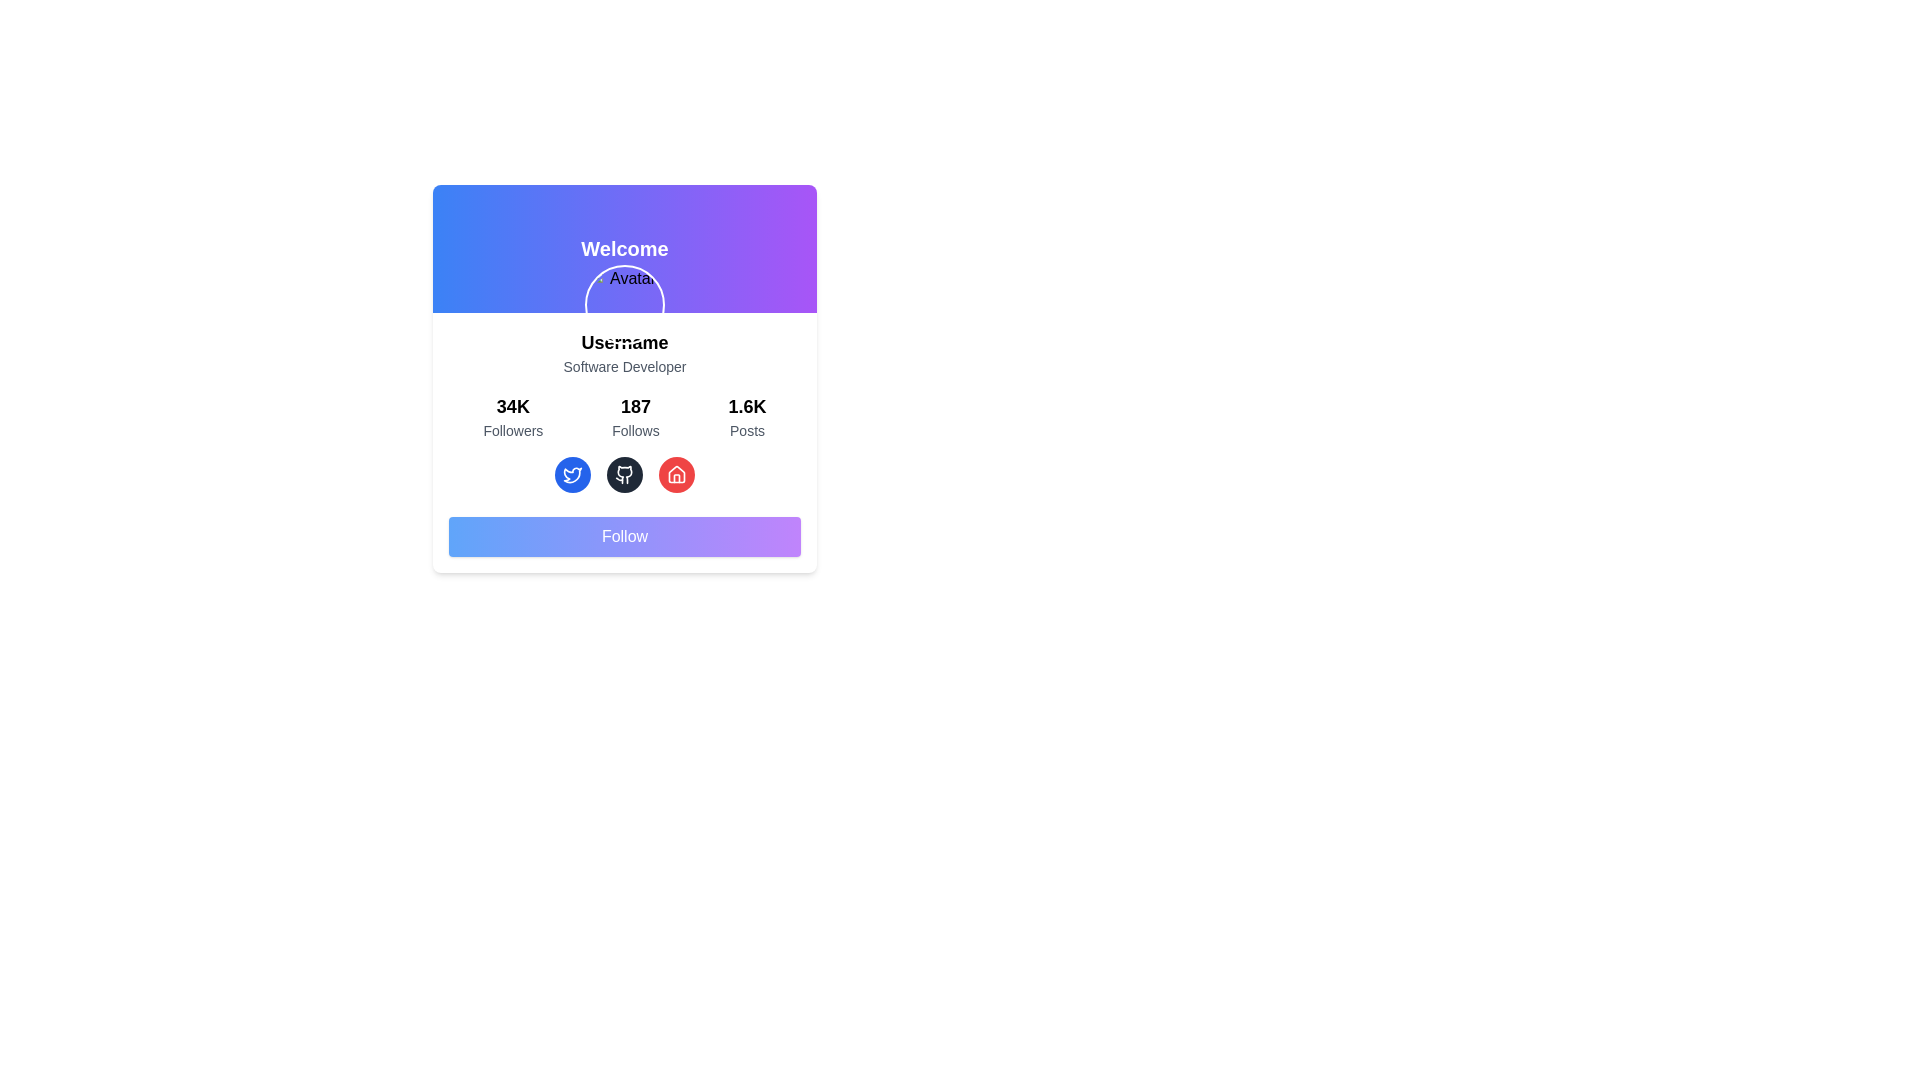 This screenshot has width=1920, height=1080. What do you see at coordinates (746, 430) in the screenshot?
I see `the text label that describes the numerical value pertaining to 'Posts', located below the number '1.6K'` at bounding box center [746, 430].